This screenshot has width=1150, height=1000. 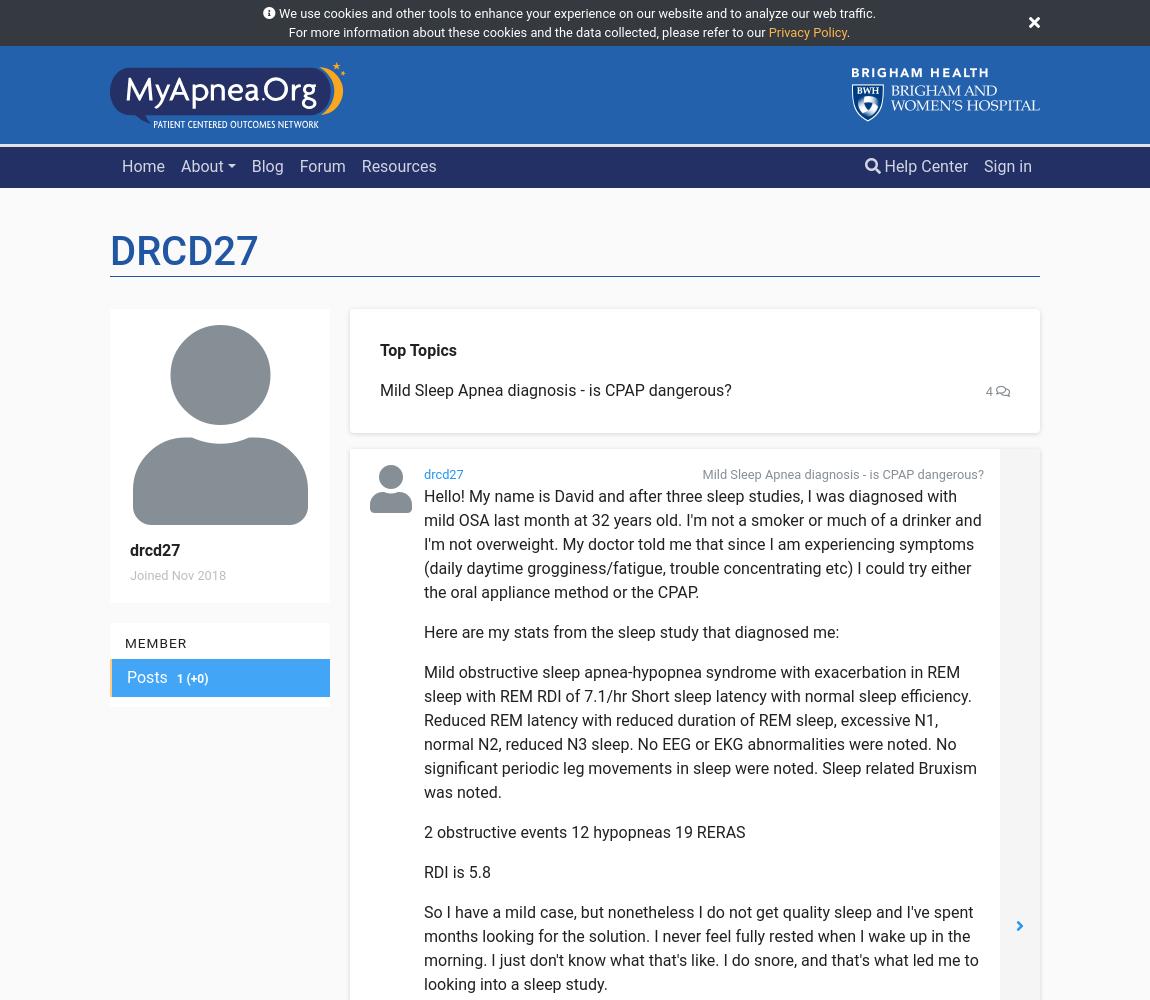 I want to click on 'Sign in', so click(x=984, y=166).